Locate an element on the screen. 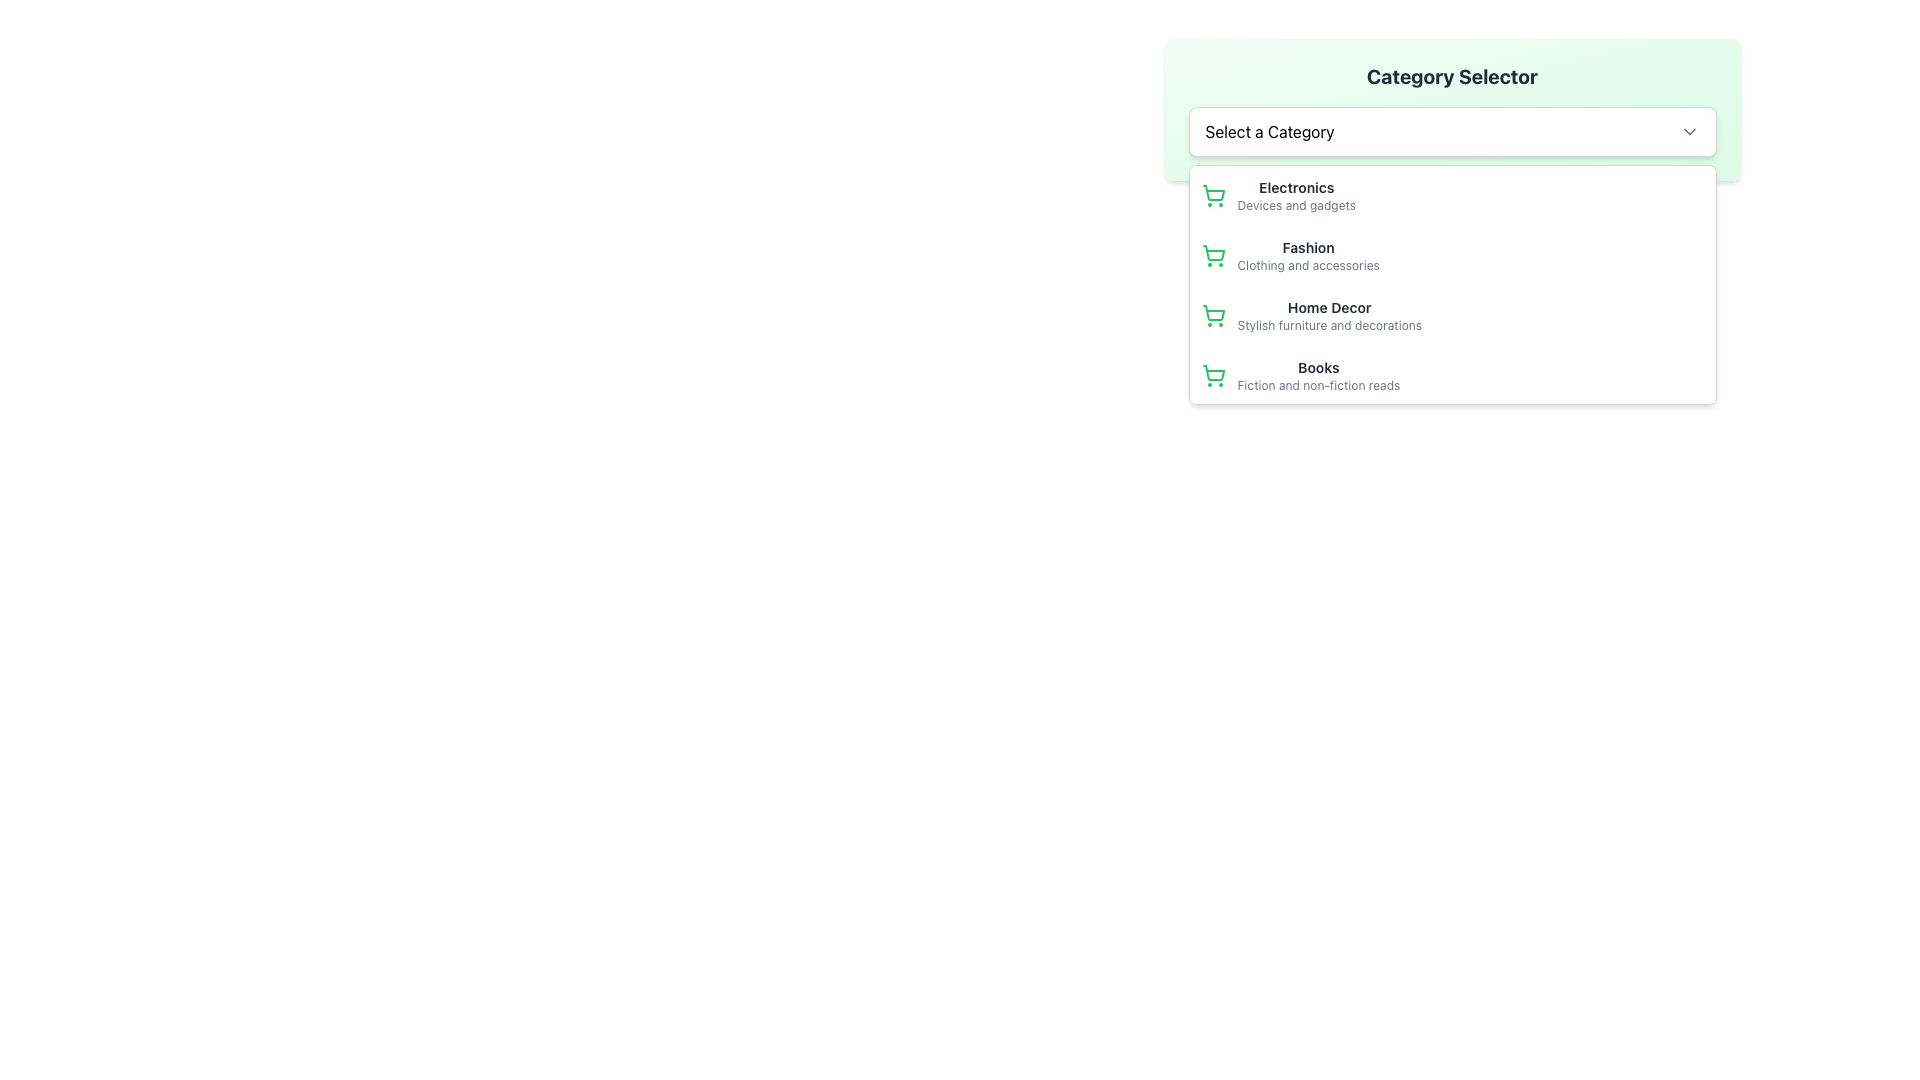 Image resolution: width=1920 pixels, height=1080 pixels. the 'Electronics' category icon located in the dropdown list under 'Select a Category' is located at coordinates (1212, 196).